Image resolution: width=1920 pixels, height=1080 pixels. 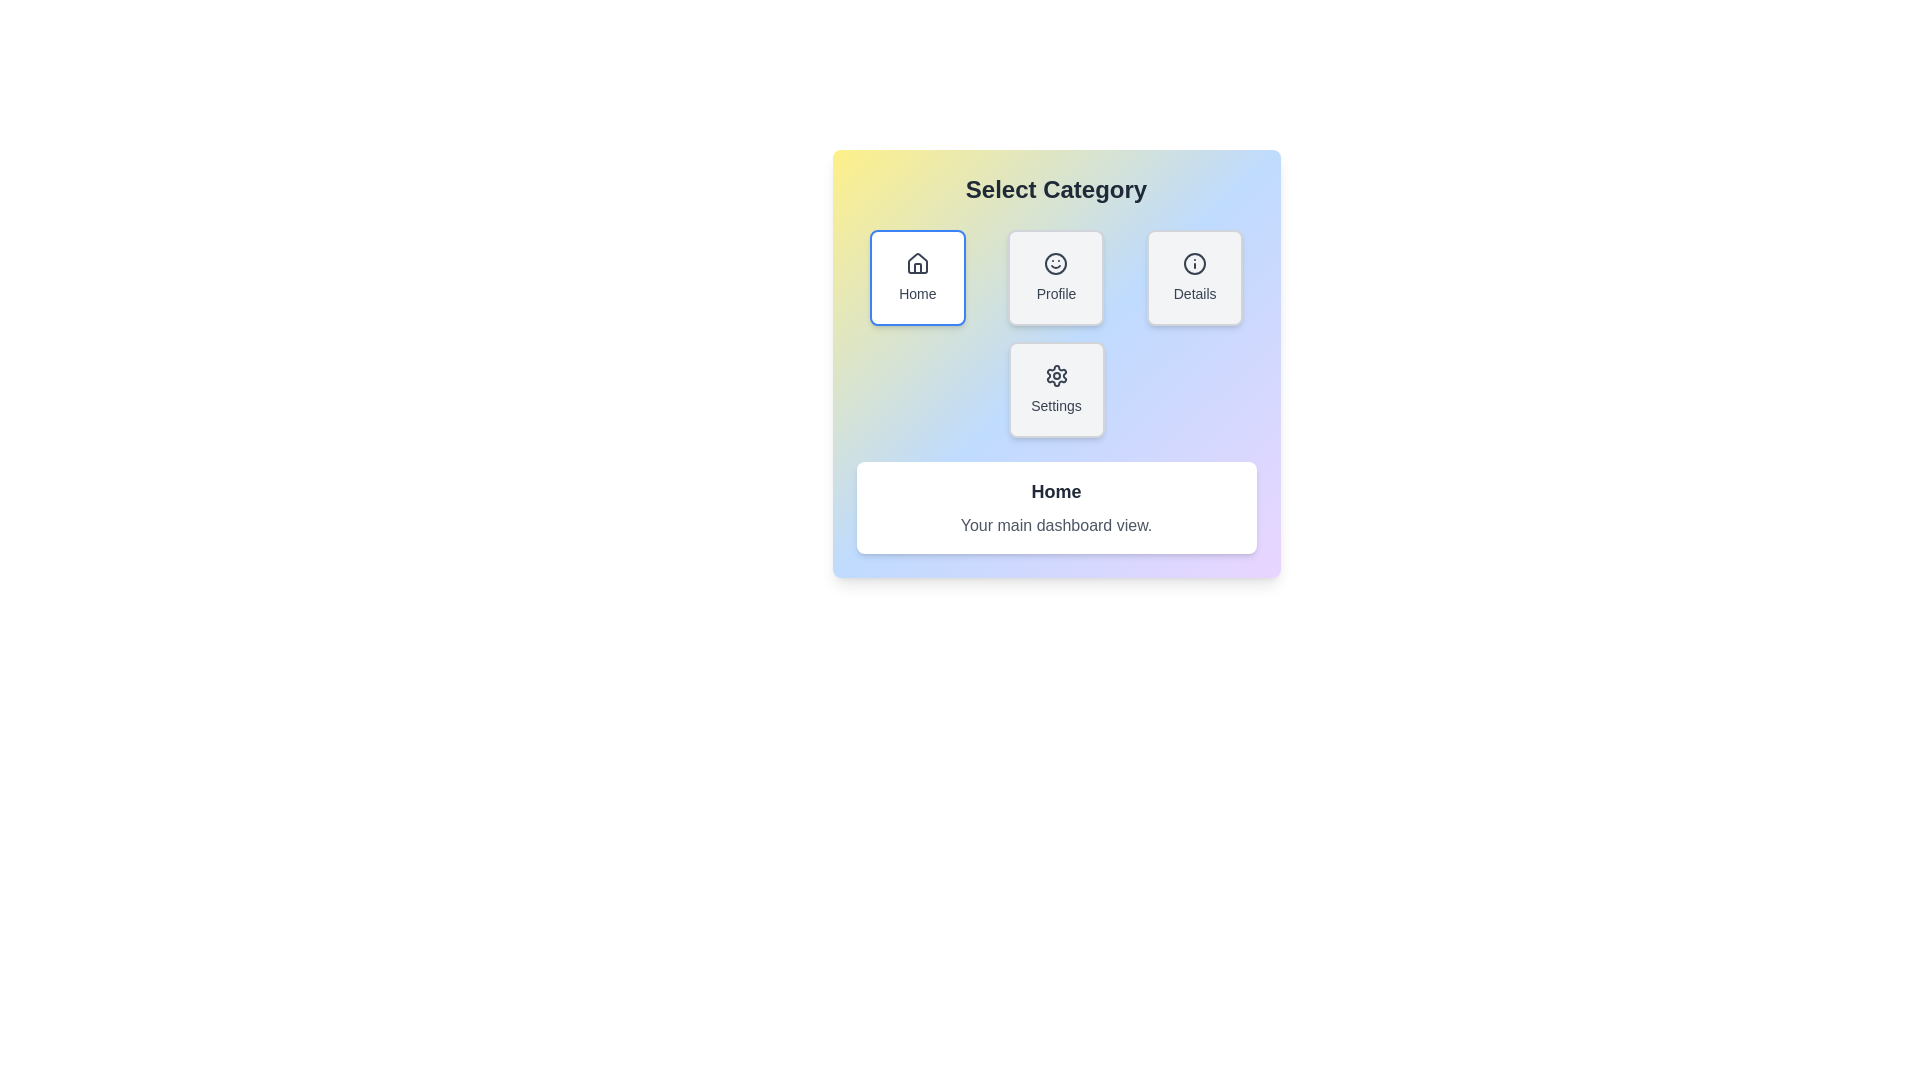 What do you see at coordinates (1195, 293) in the screenshot?
I see `text 'Details' from the label located at the bottom of the information icon in the top-right section of the grid` at bounding box center [1195, 293].